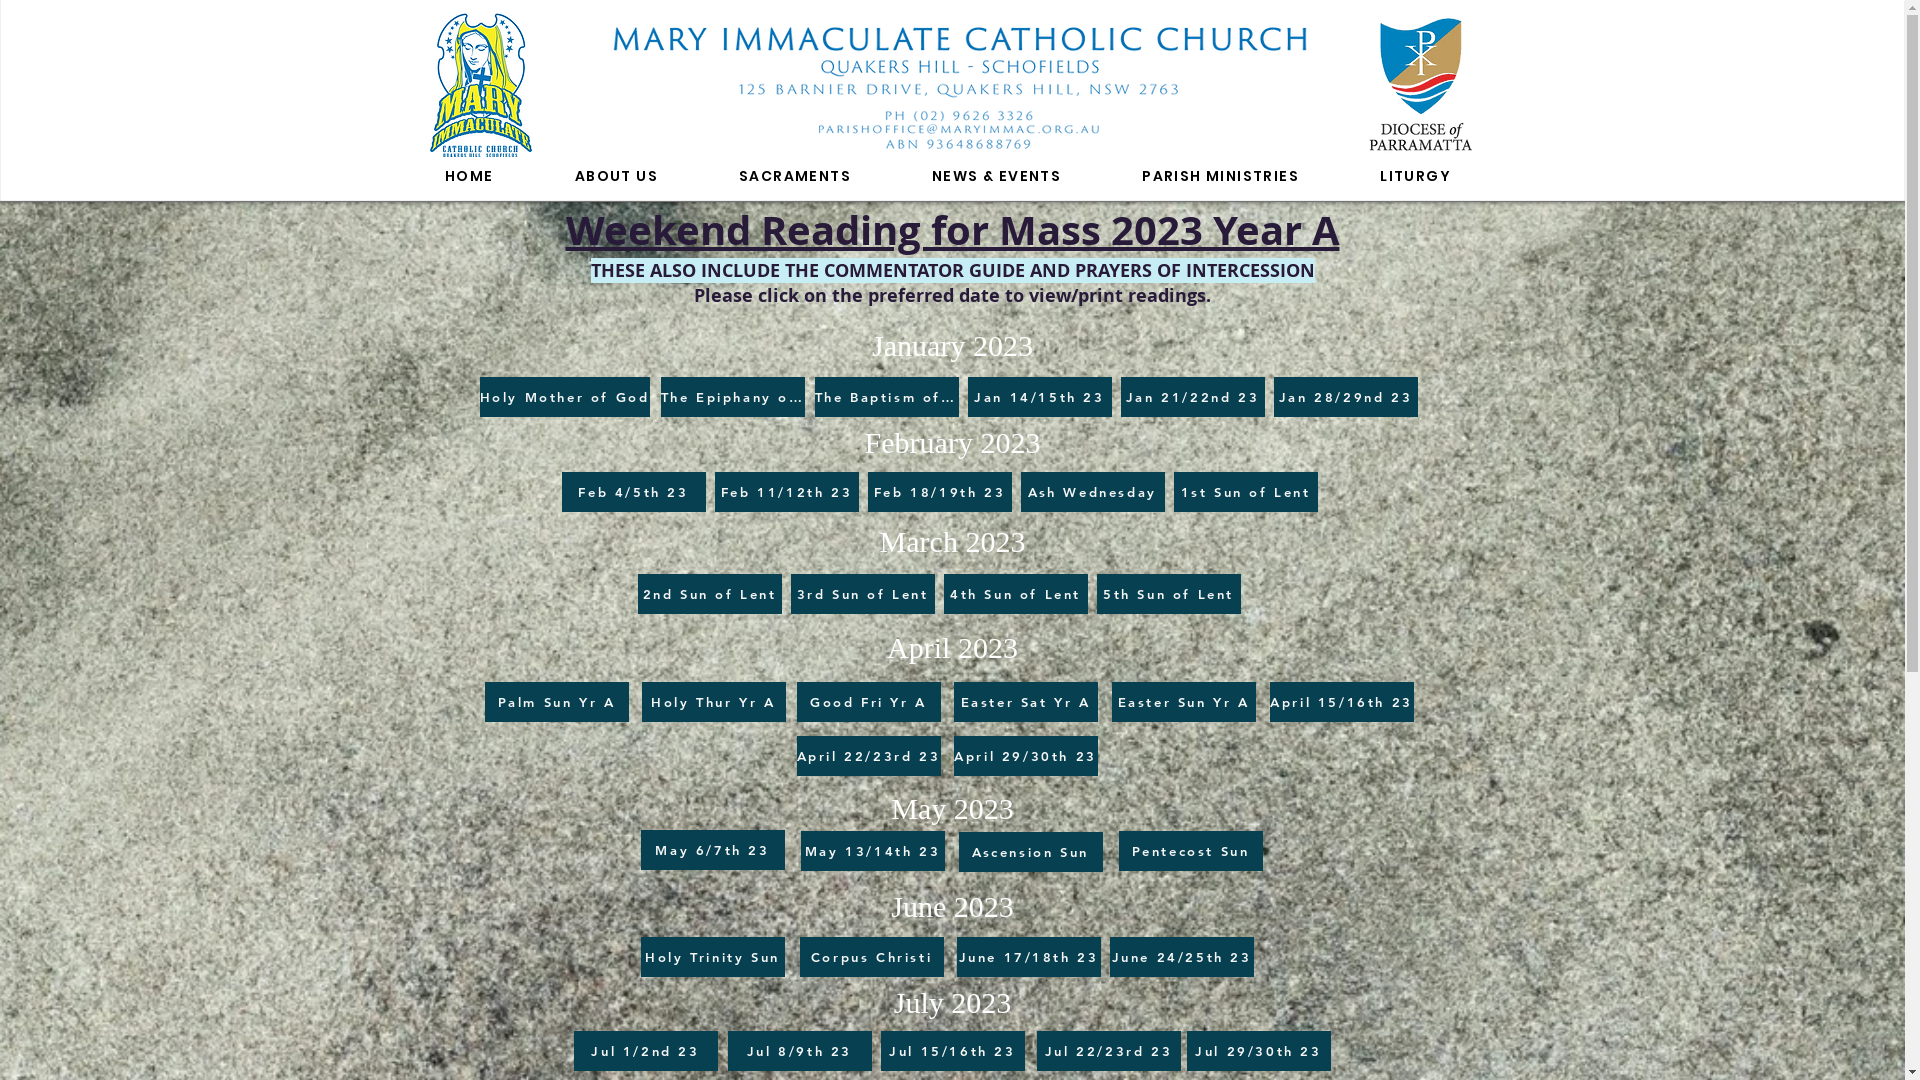 The width and height of the screenshot is (1920, 1080). I want to click on 'Diocese of Parramatta', so click(1418, 87).